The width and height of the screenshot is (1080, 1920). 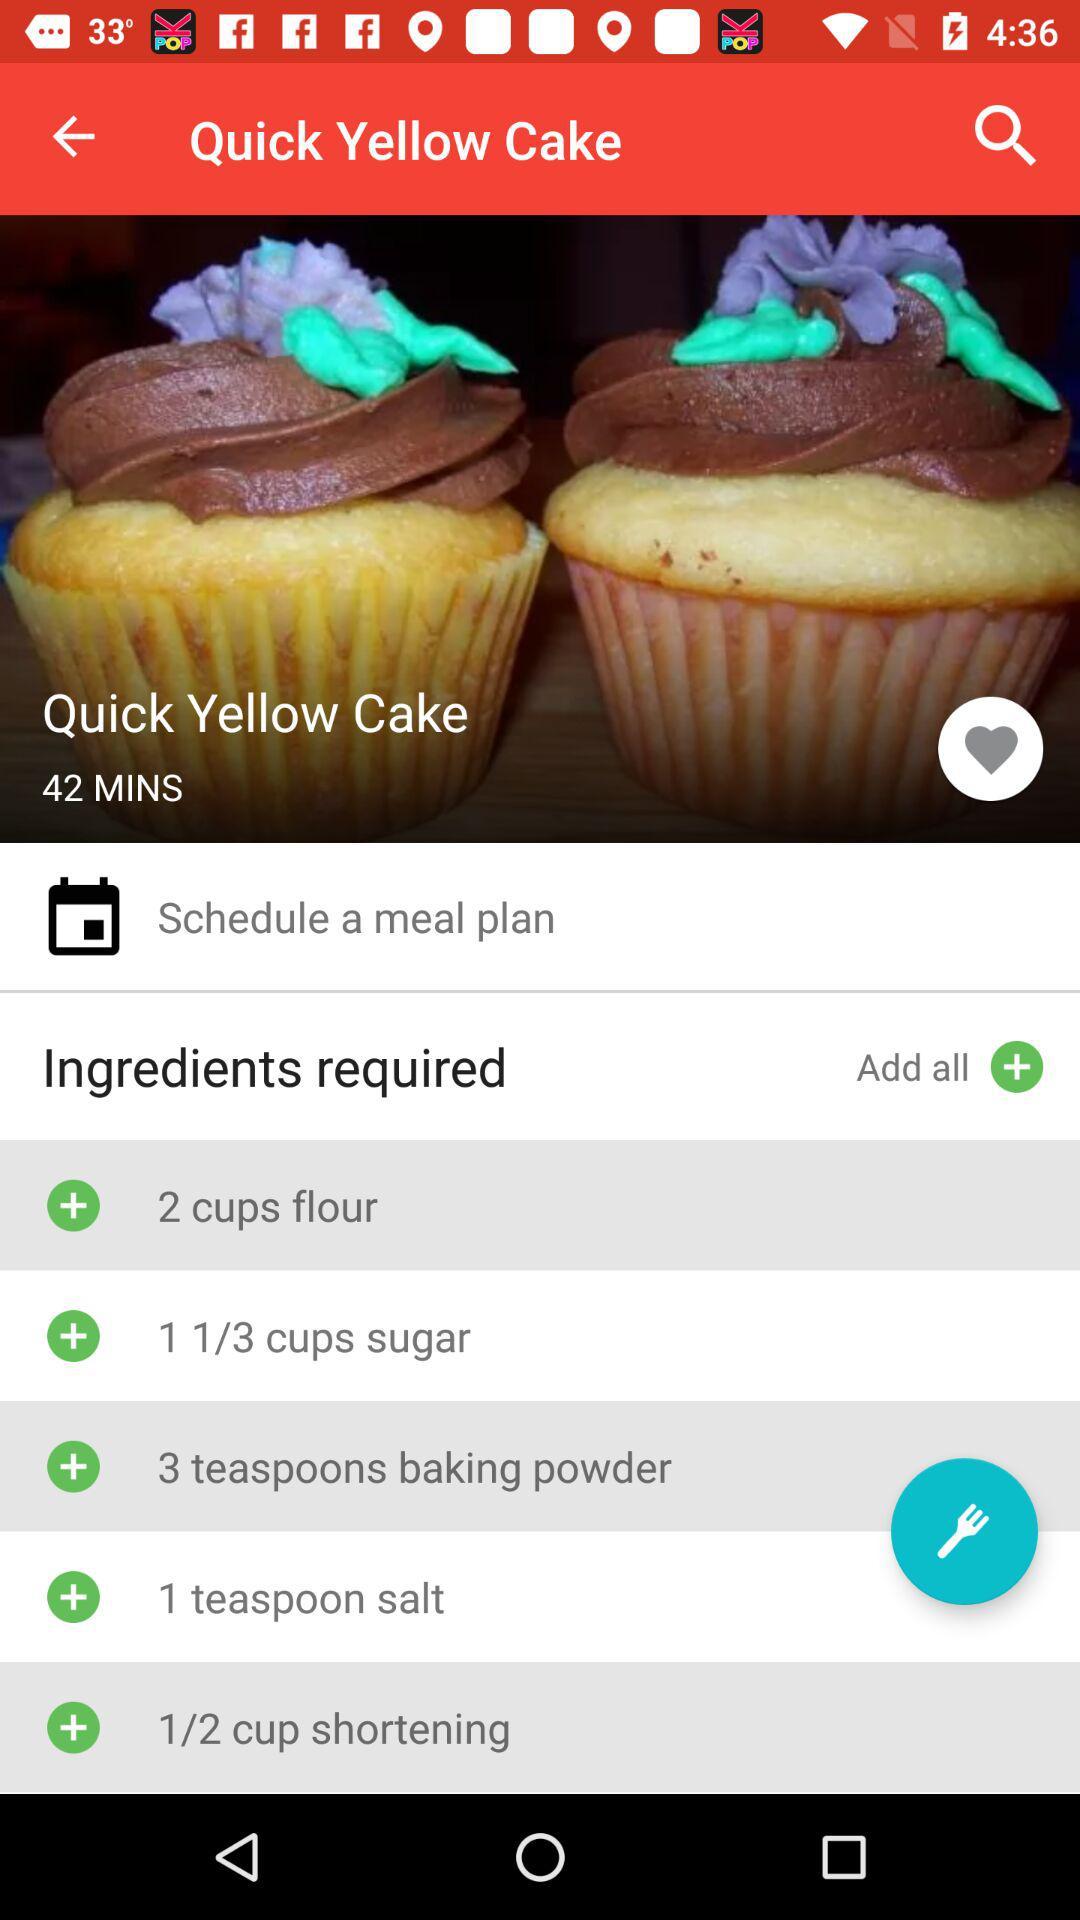 I want to click on icon before 12 cup shortening text, so click(x=72, y=1726).